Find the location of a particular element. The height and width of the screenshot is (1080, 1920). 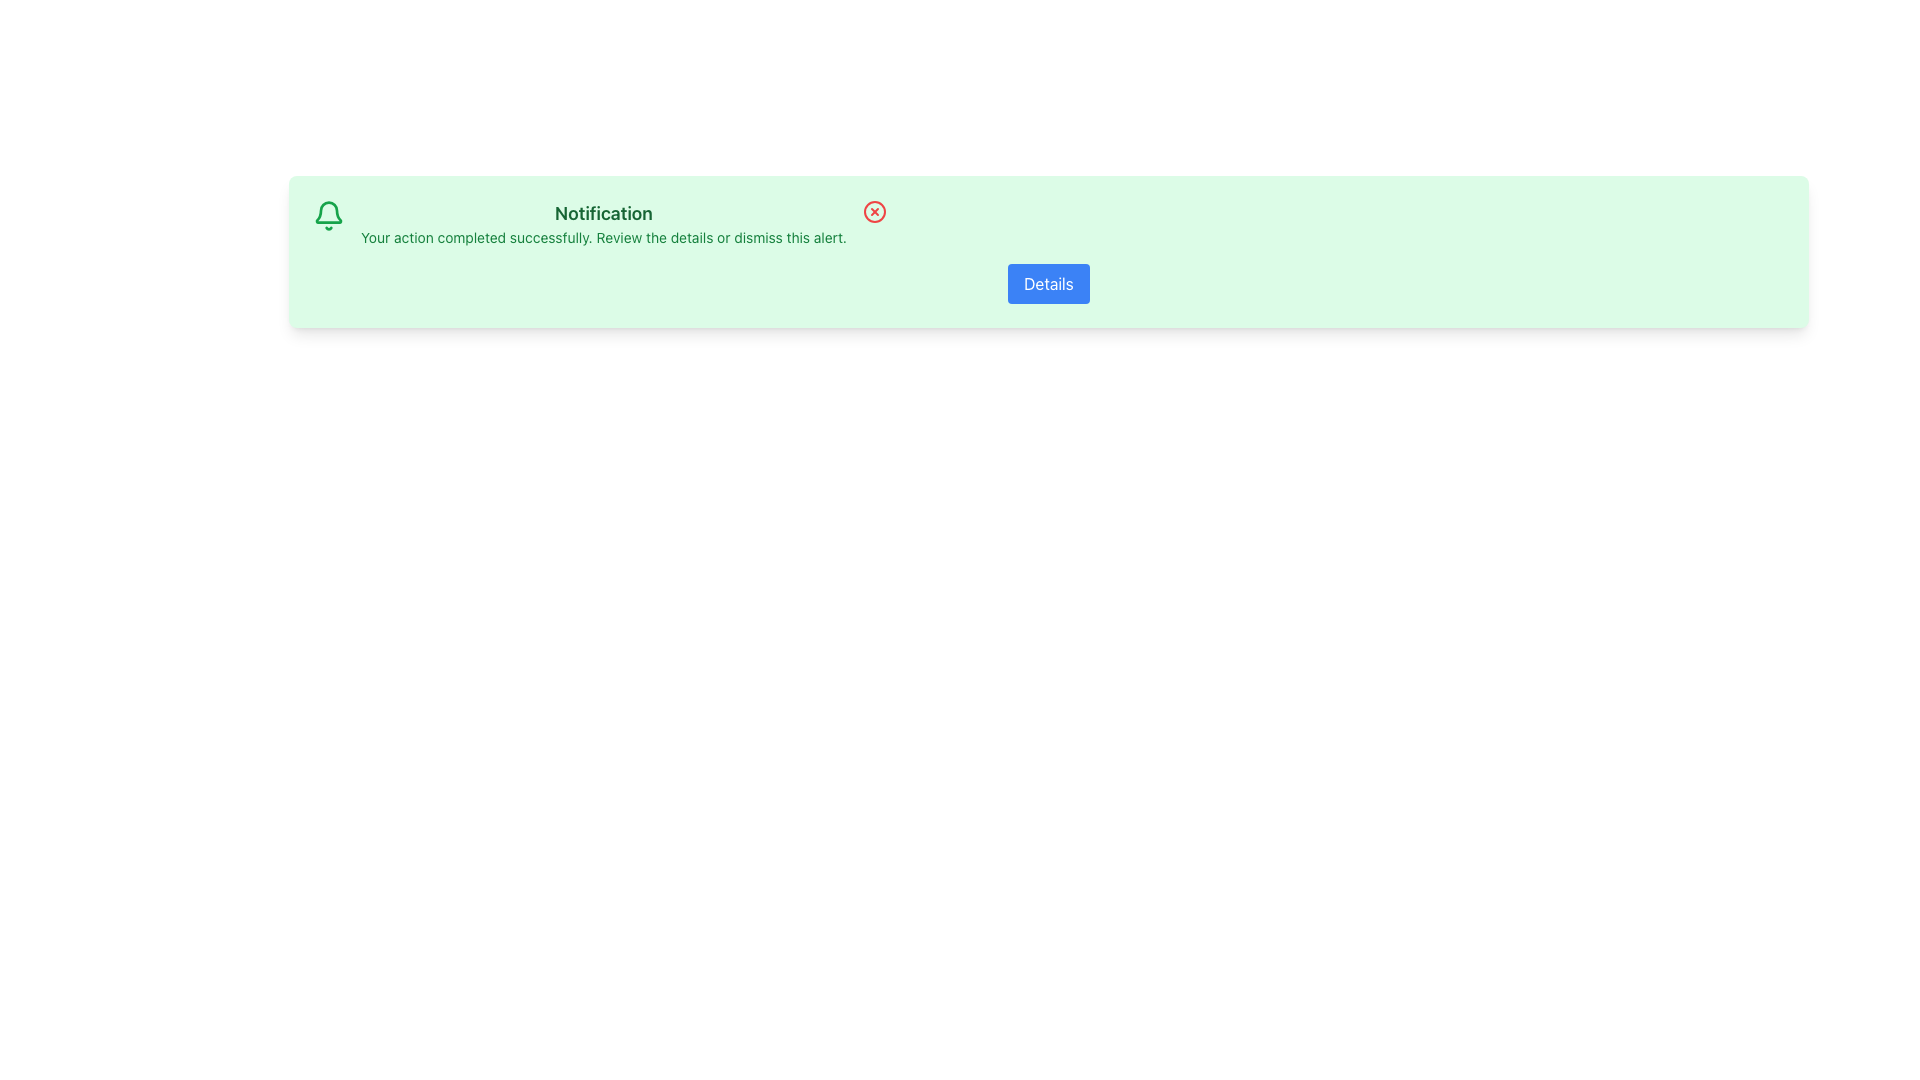

the SVG Circle in the top-right portion of the notification banner is located at coordinates (874, 212).